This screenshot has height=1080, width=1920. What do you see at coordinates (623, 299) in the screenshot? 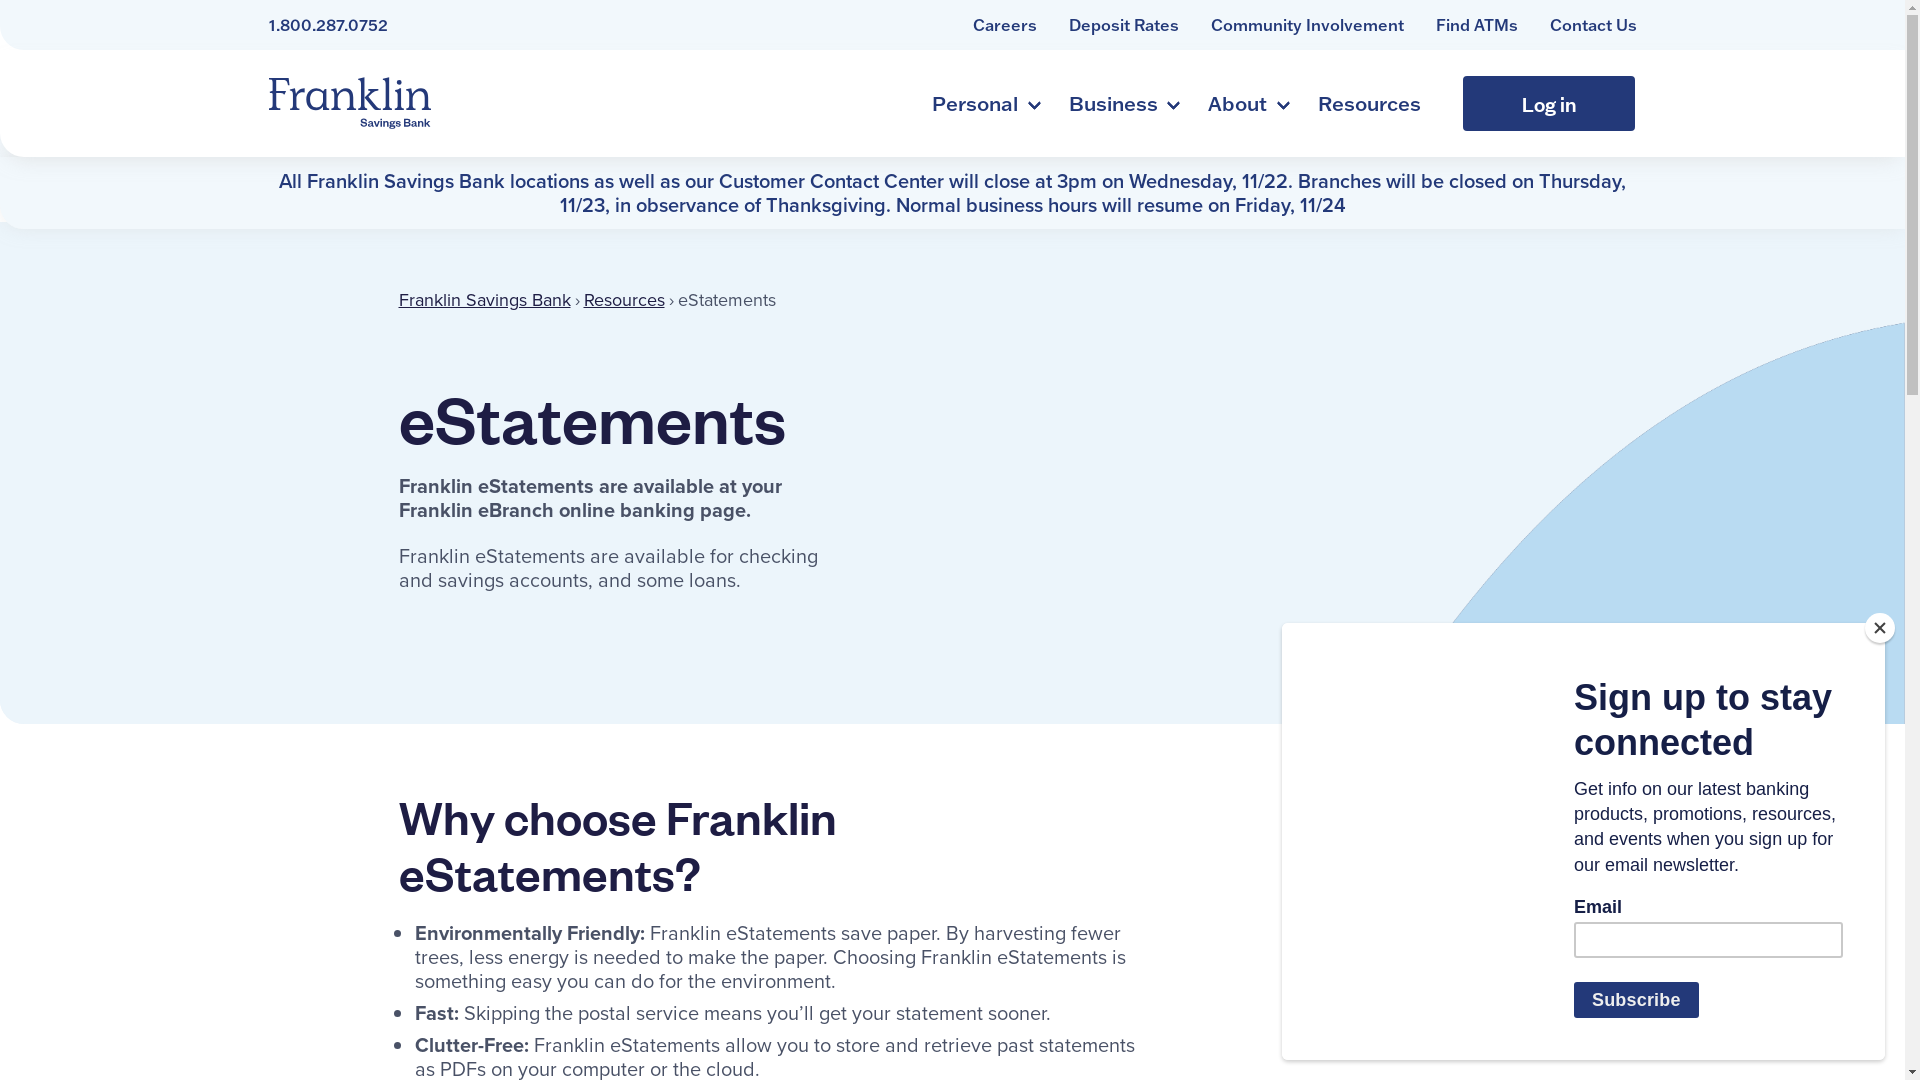
I see `'Resources'` at bounding box center [623, 299].